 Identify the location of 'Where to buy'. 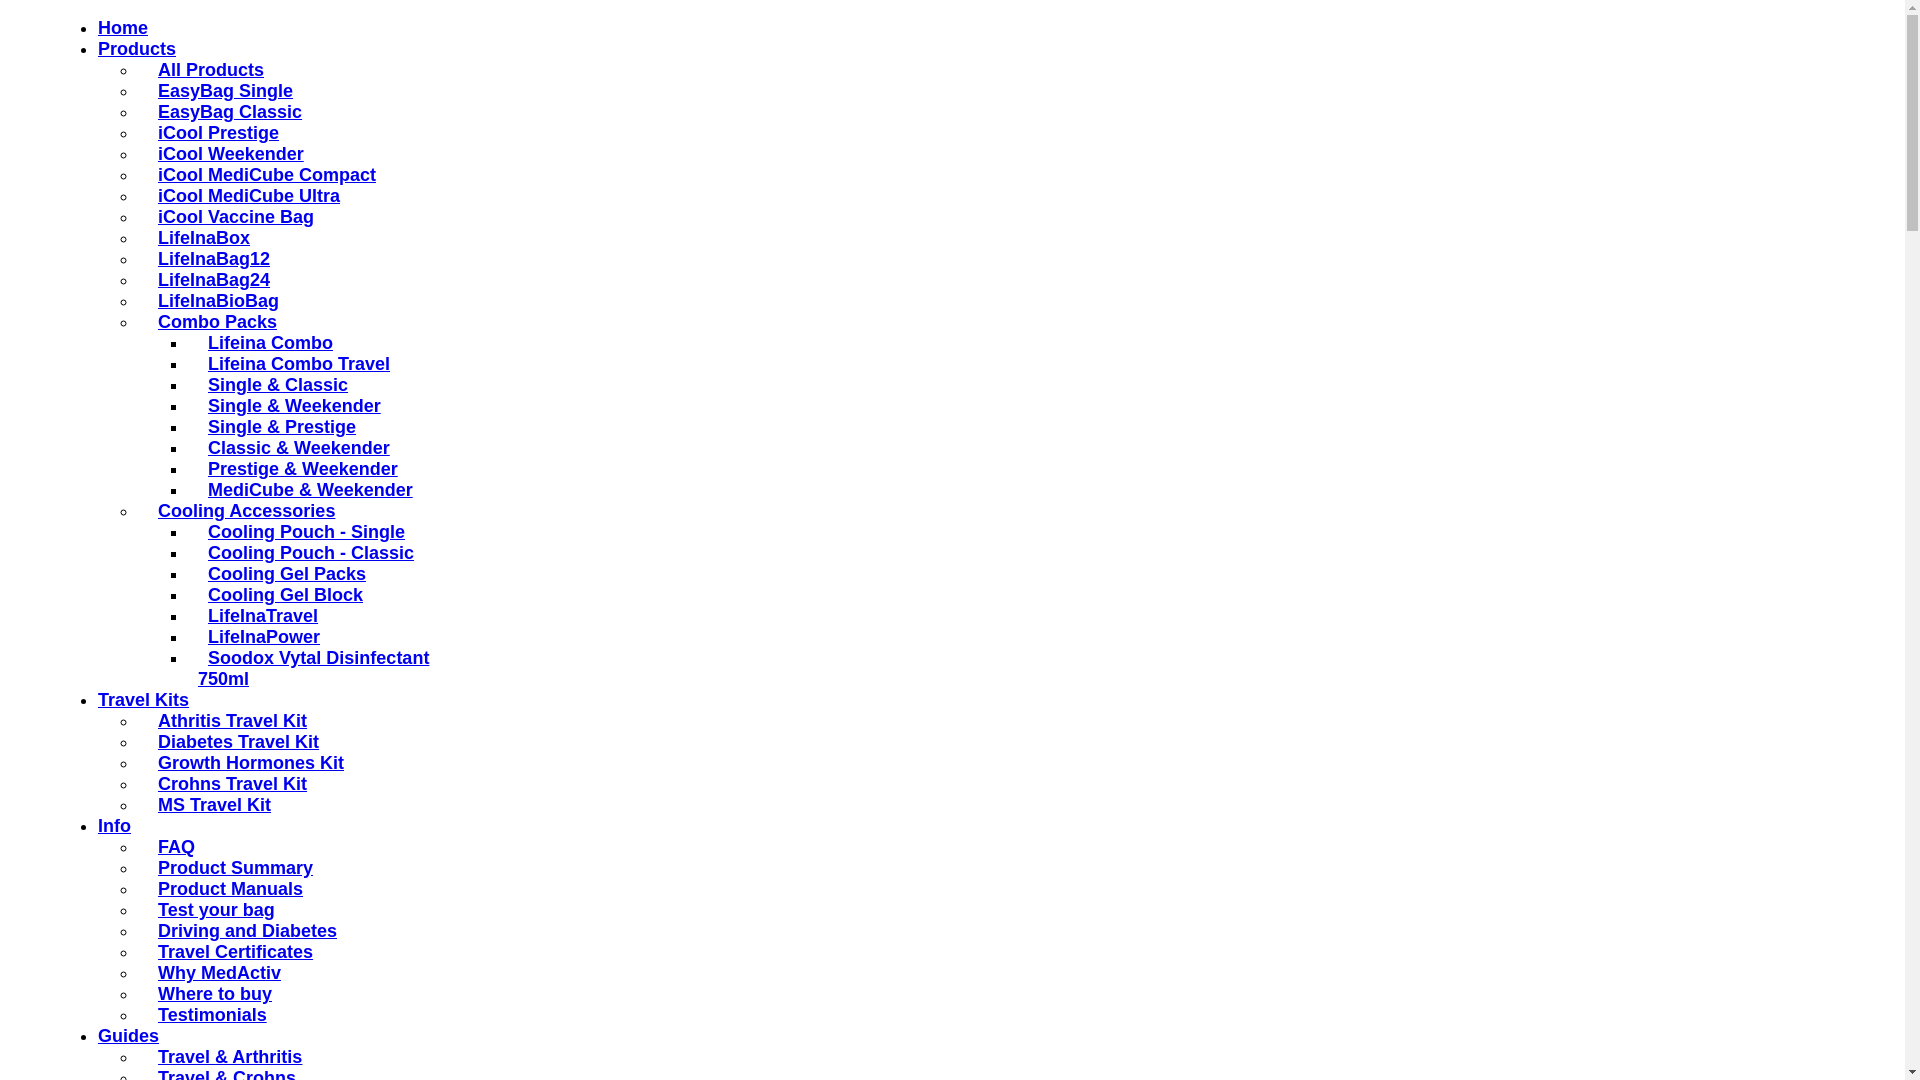
(210, 994).